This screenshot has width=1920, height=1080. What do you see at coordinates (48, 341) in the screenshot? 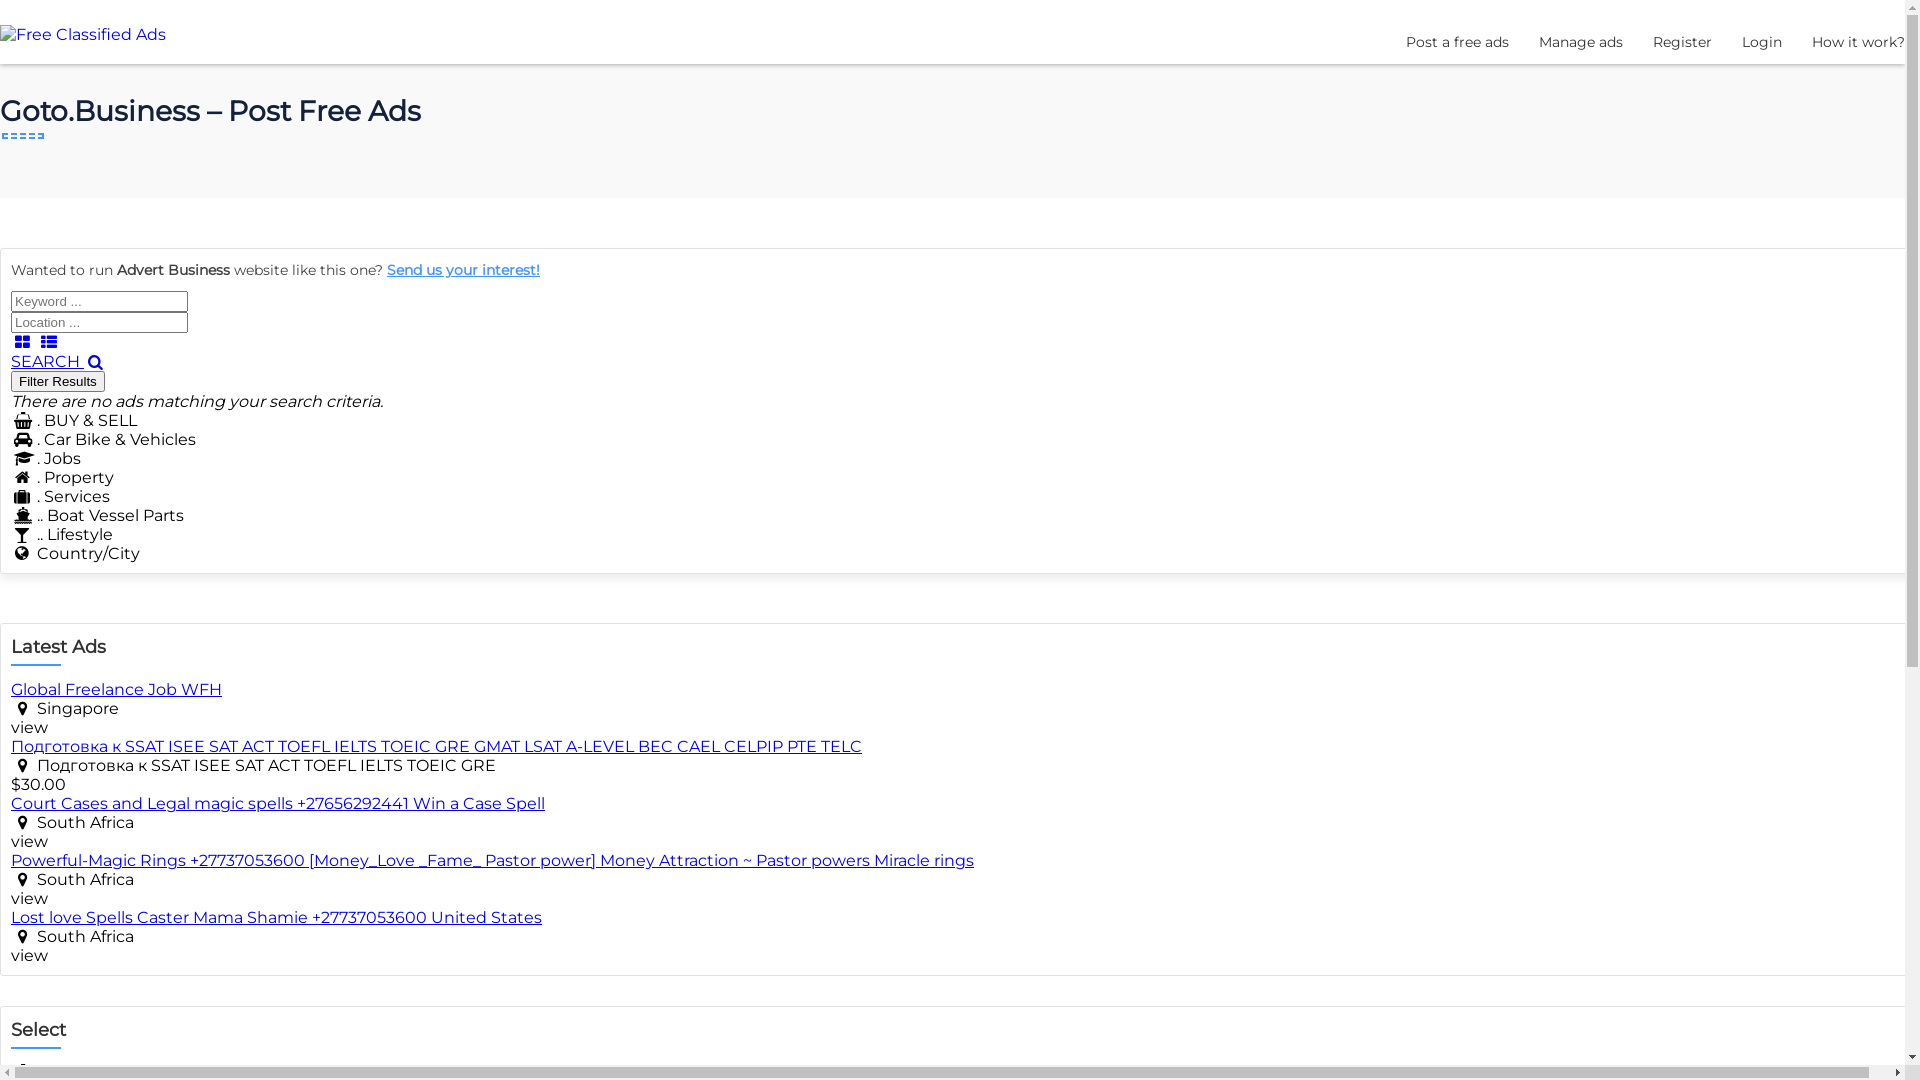
I see `'List'` at bounding box center [48, 341].